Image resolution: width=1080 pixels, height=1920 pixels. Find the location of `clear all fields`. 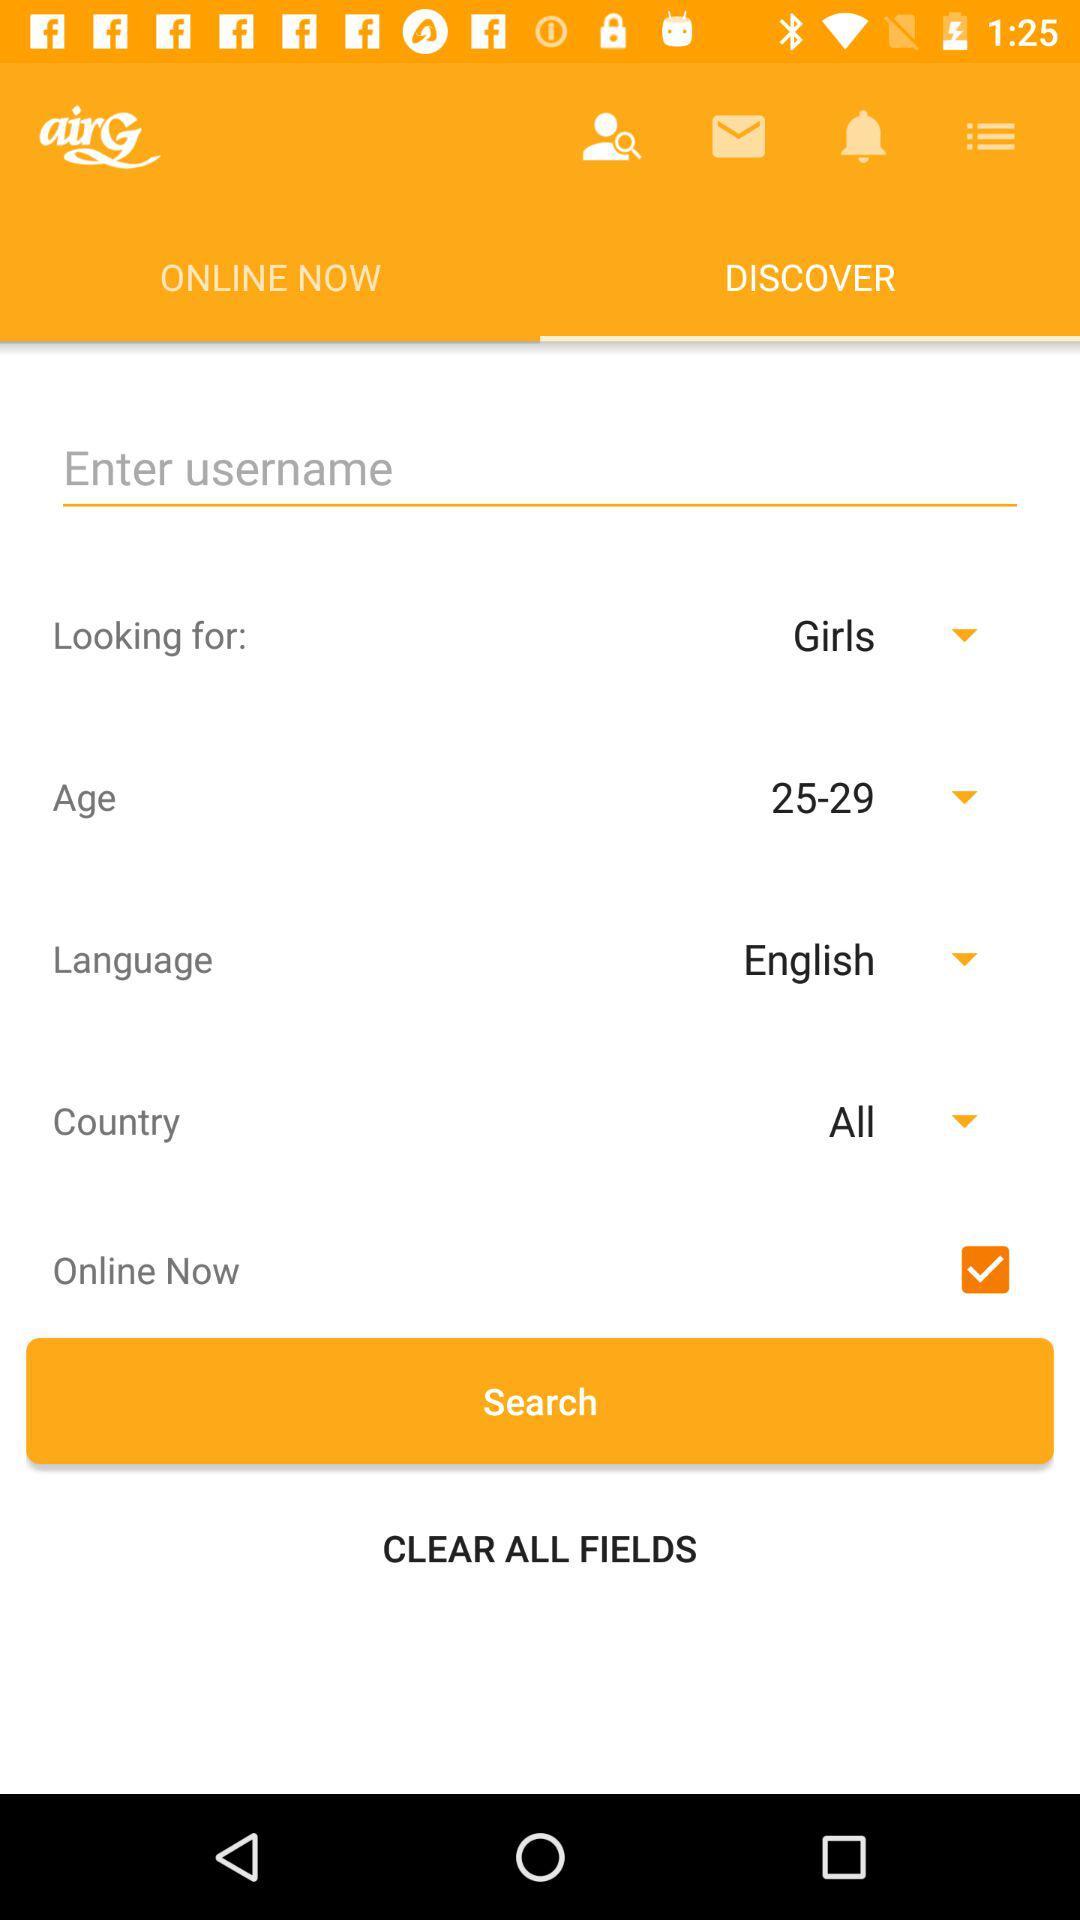

clear all fields is located at coordinates (540, 1547).